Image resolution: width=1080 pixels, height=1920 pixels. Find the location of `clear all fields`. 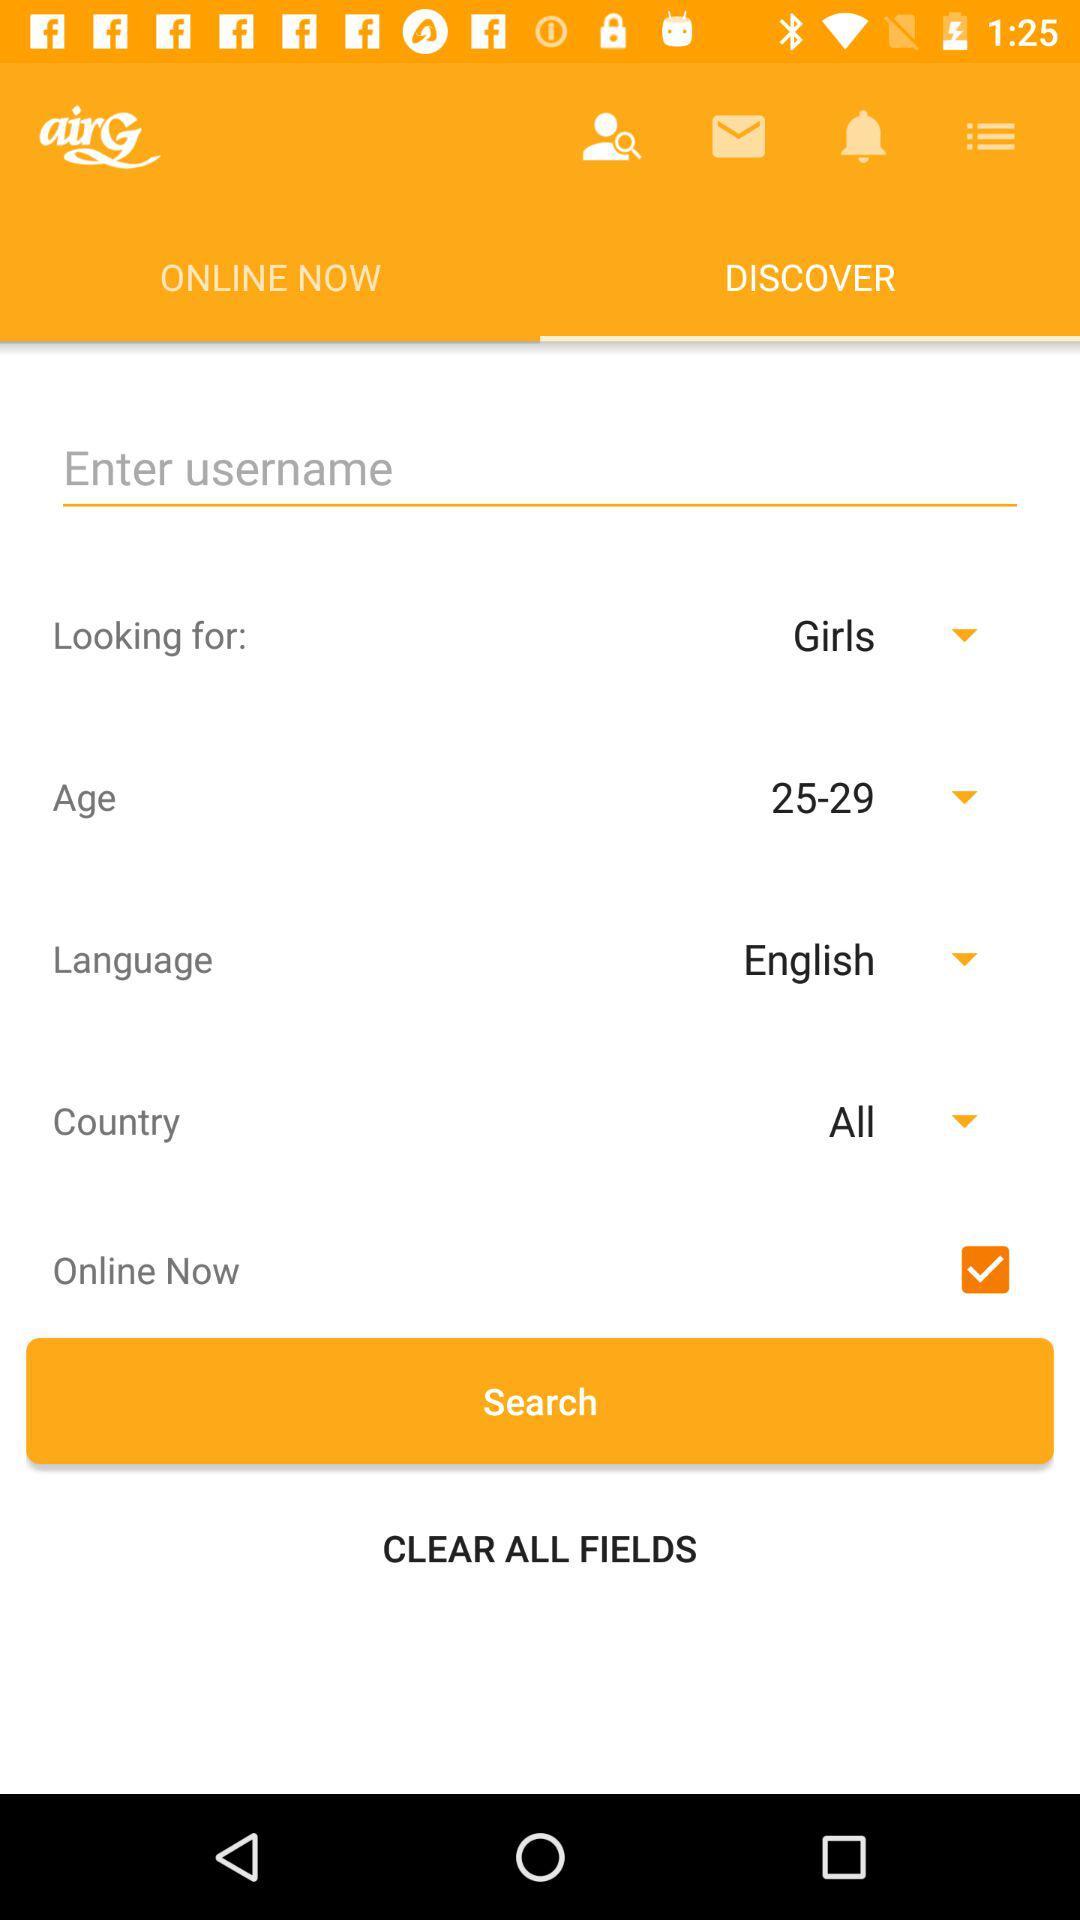

clear all fields is located at coordinates (540, 1547).